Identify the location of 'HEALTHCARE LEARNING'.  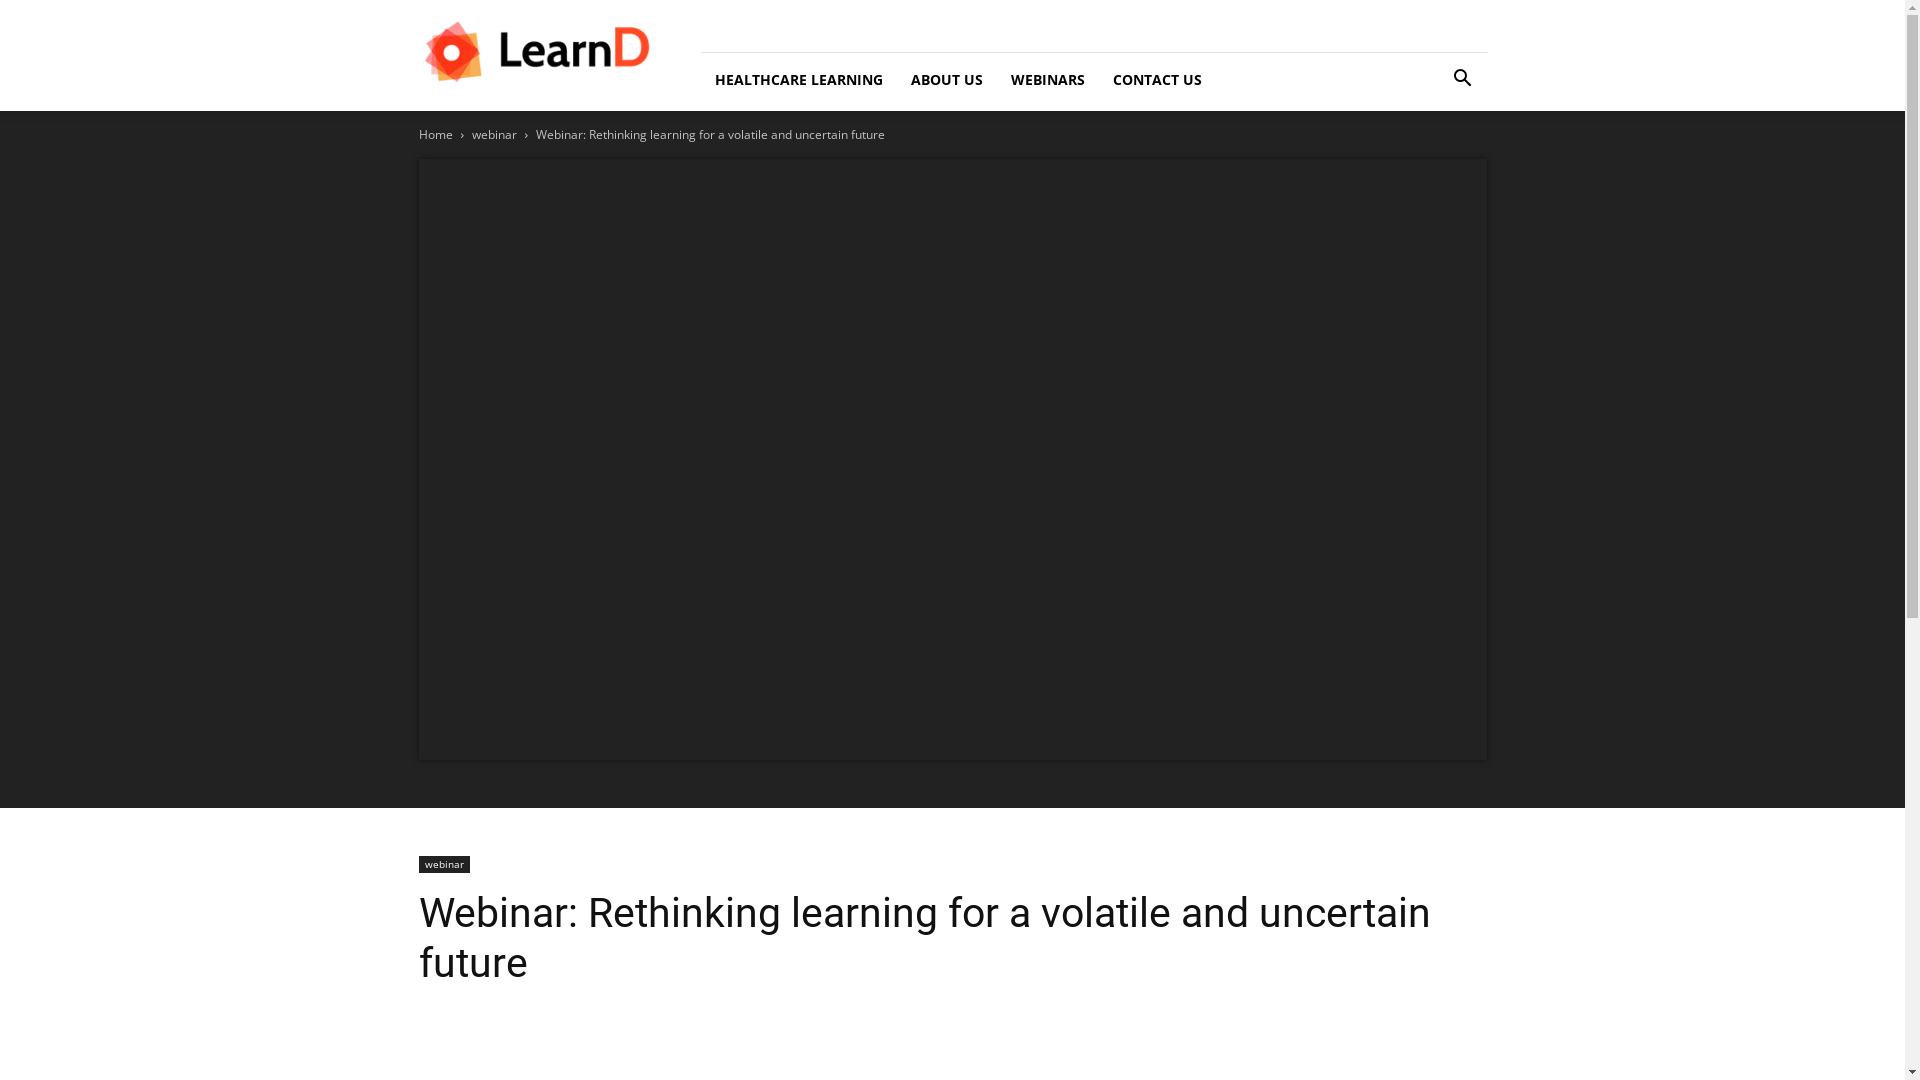
(796, 78).